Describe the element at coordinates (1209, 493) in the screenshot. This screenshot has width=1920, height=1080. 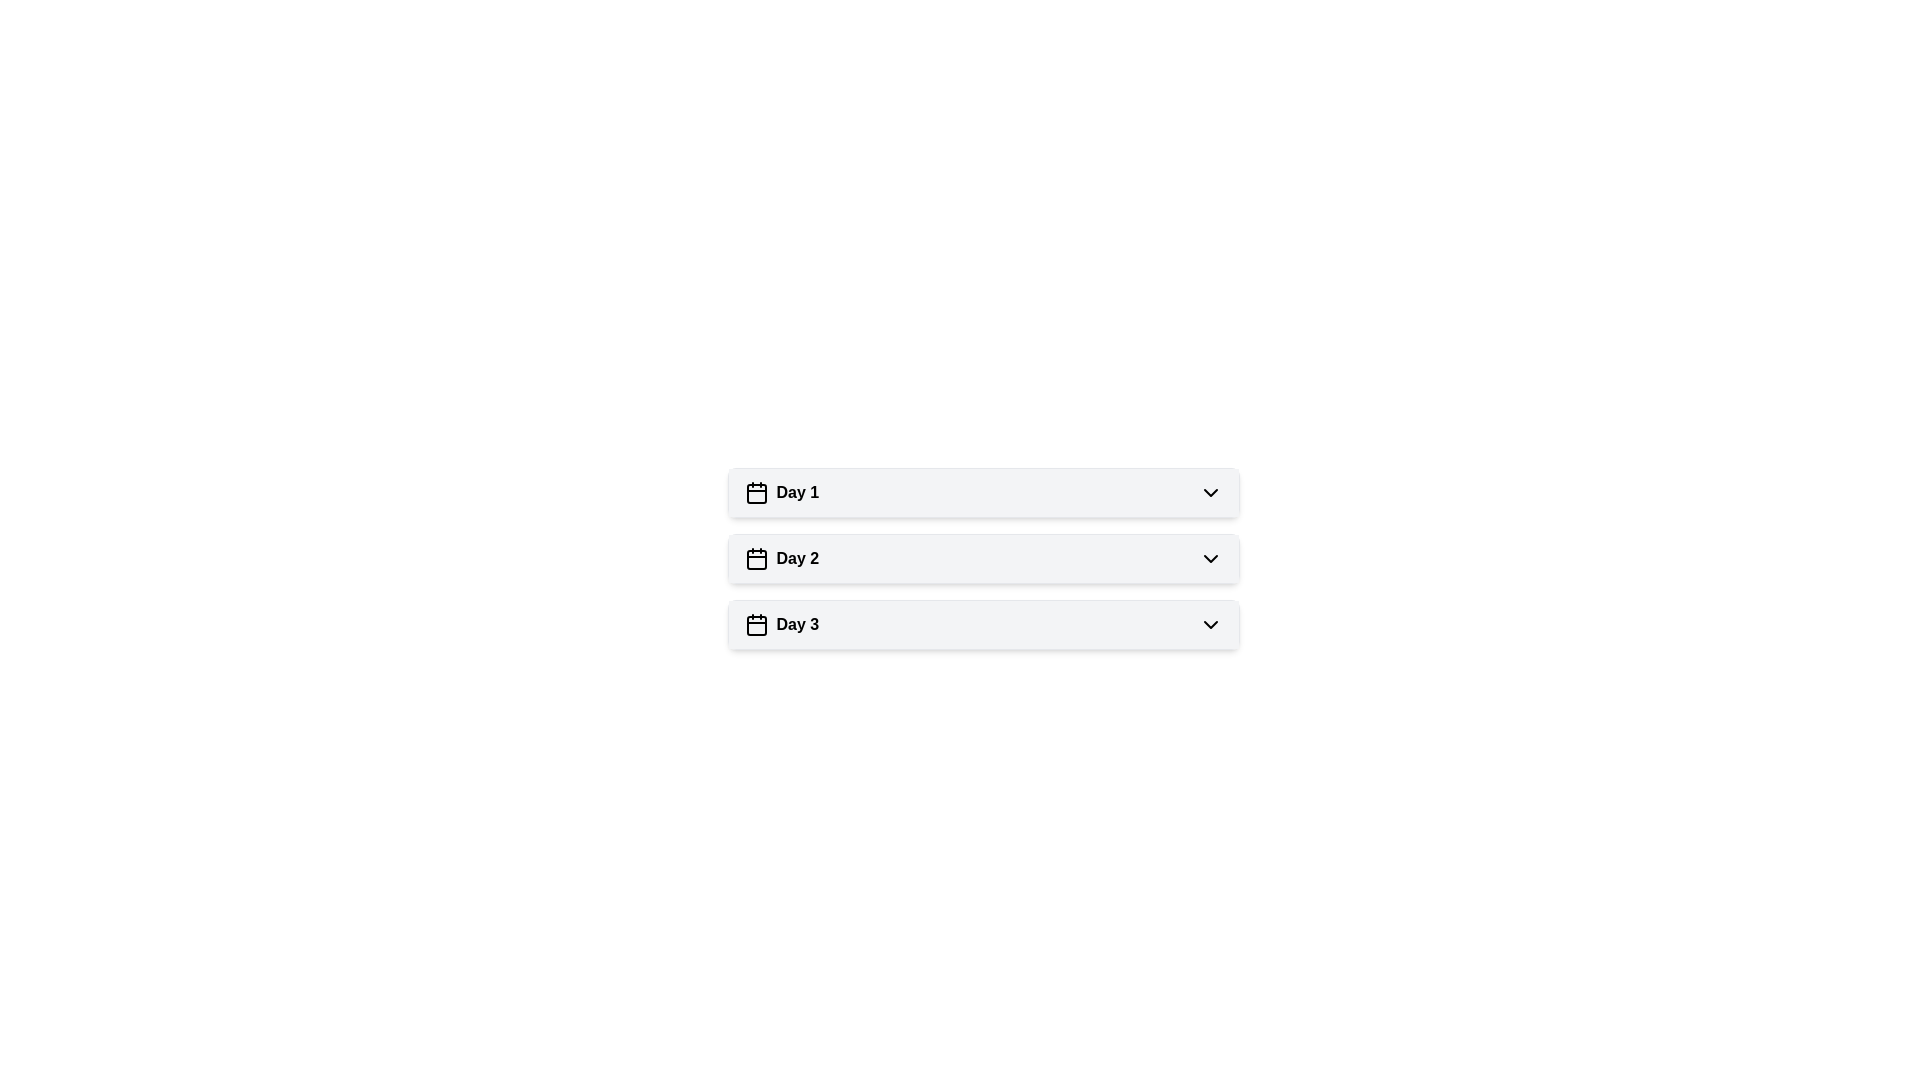
I see `the downward-facing chevron icon positioned at the rightmost side of the 'Day 1' list item` at that location.